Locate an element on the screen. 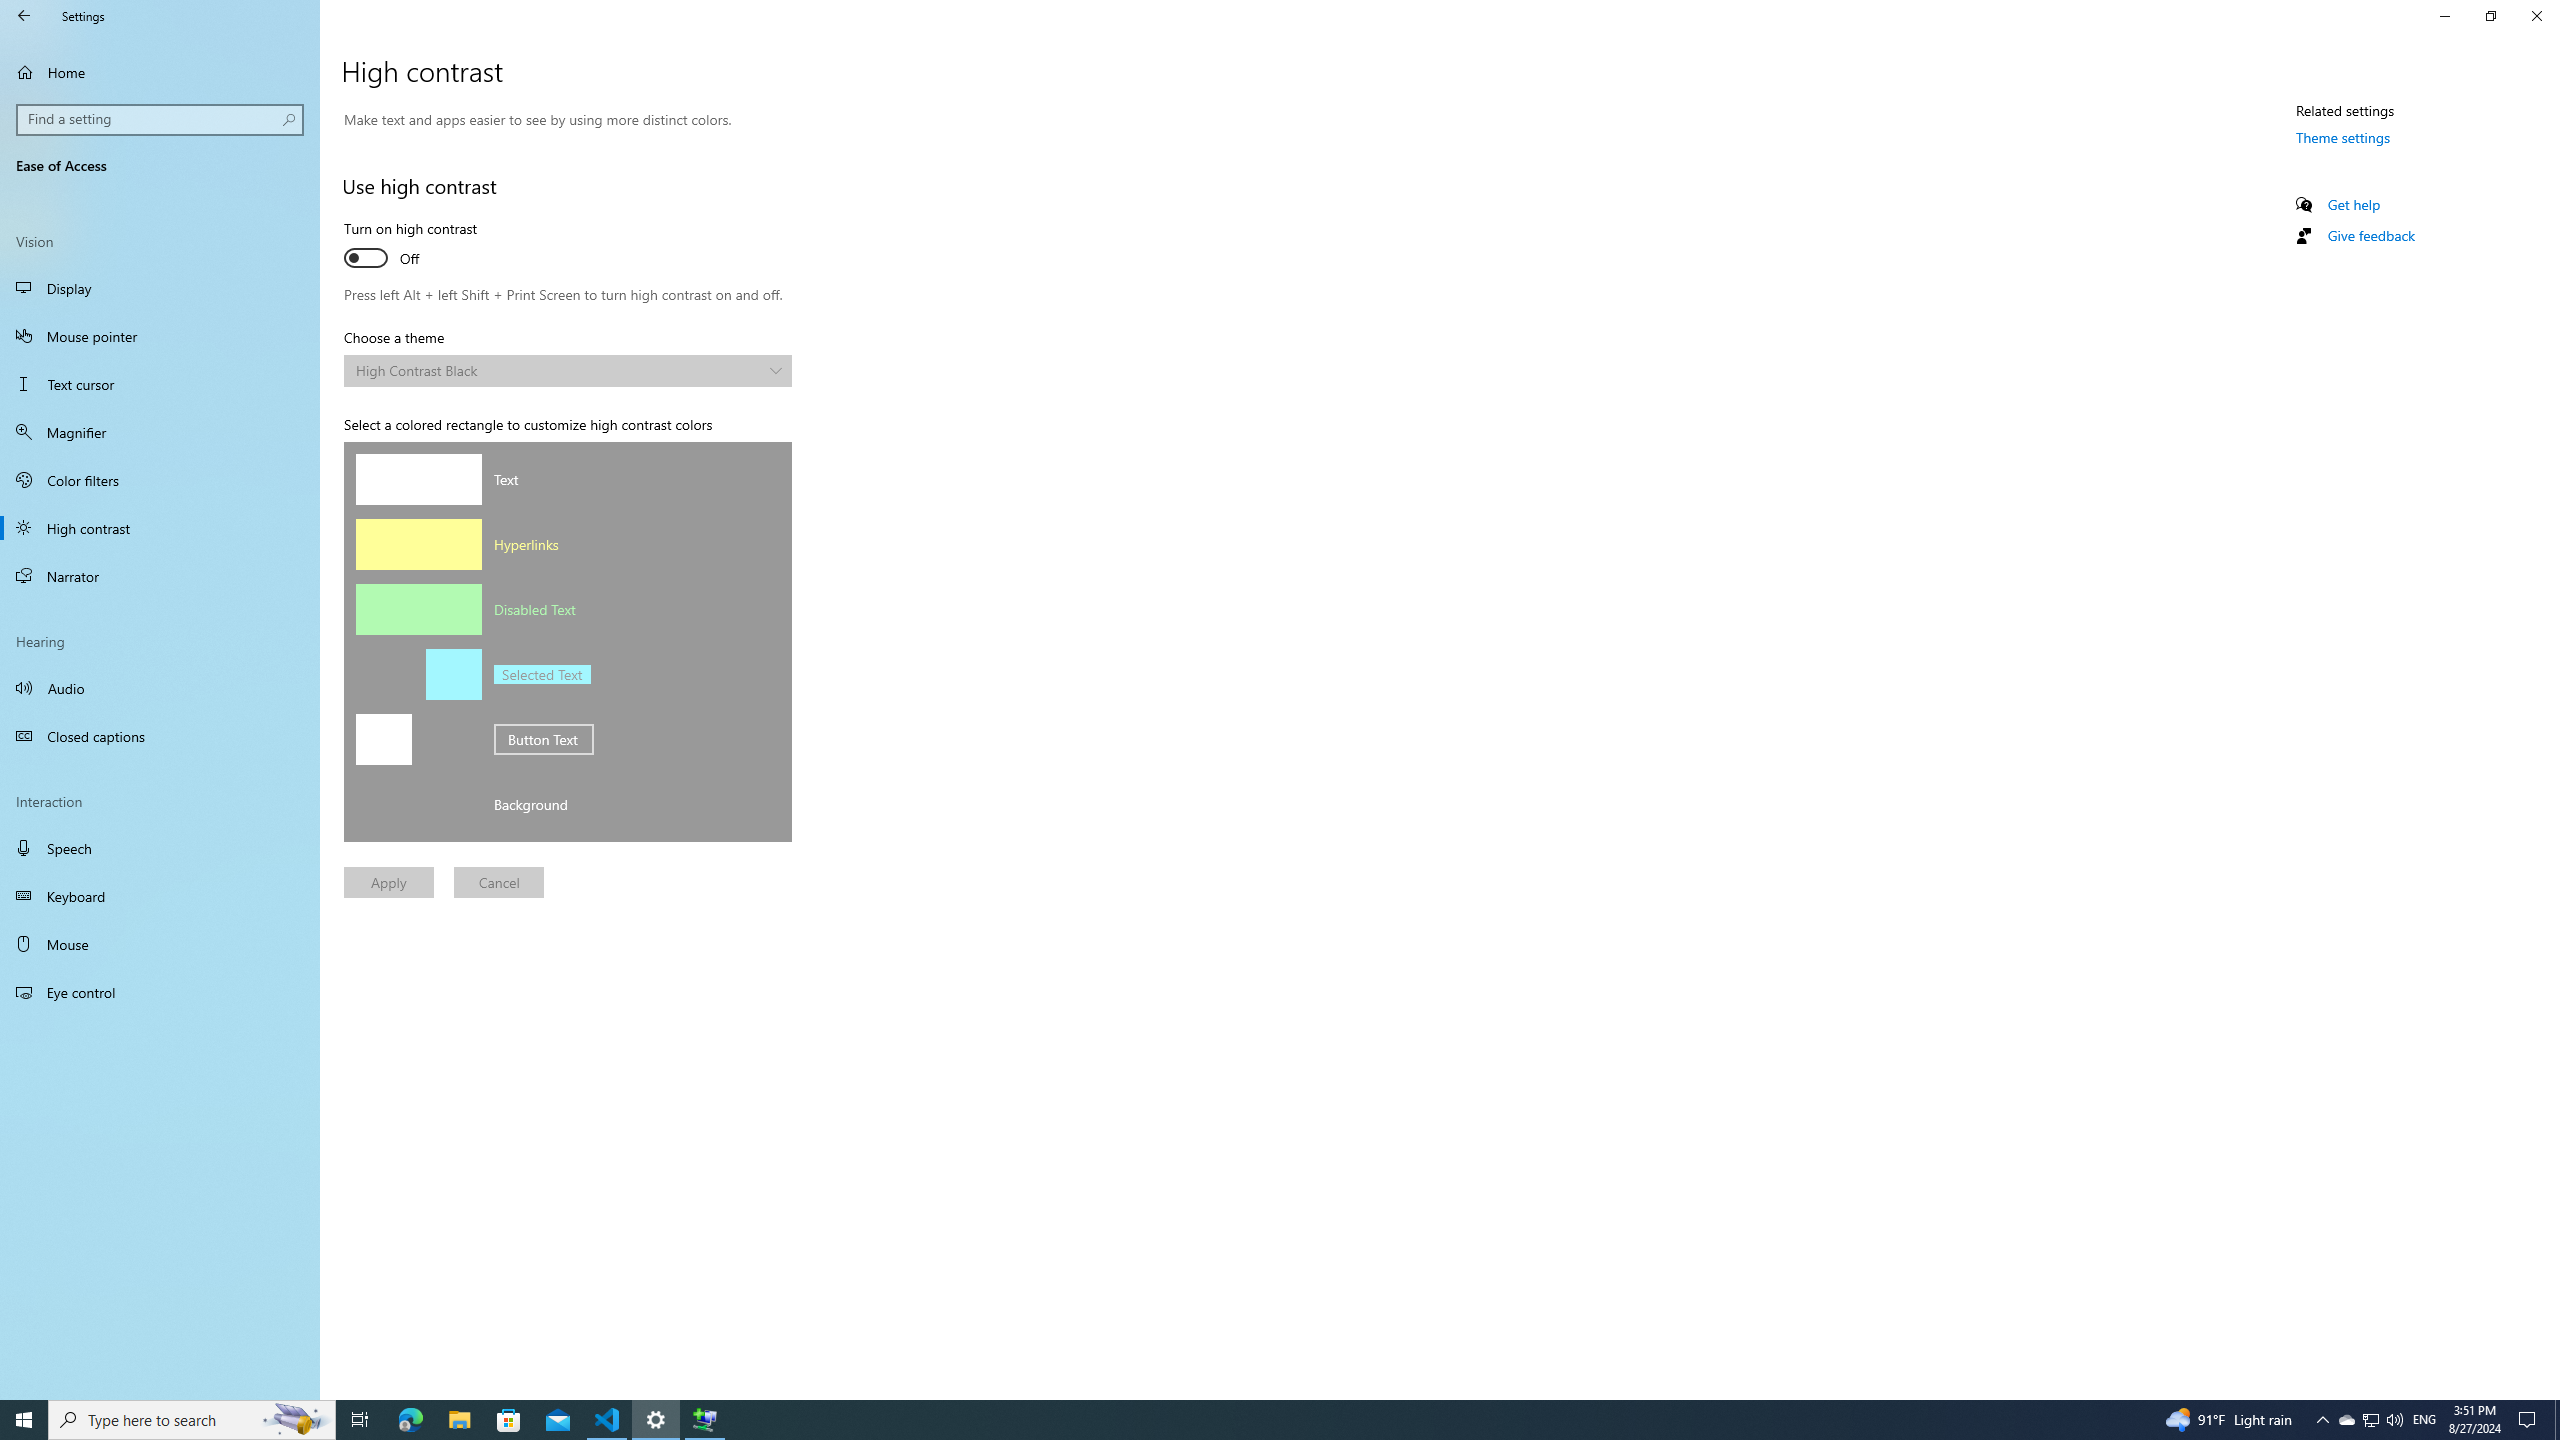 The image size is (2560, 1440). 'Type here to search' is located at coordinates (191, 1418).